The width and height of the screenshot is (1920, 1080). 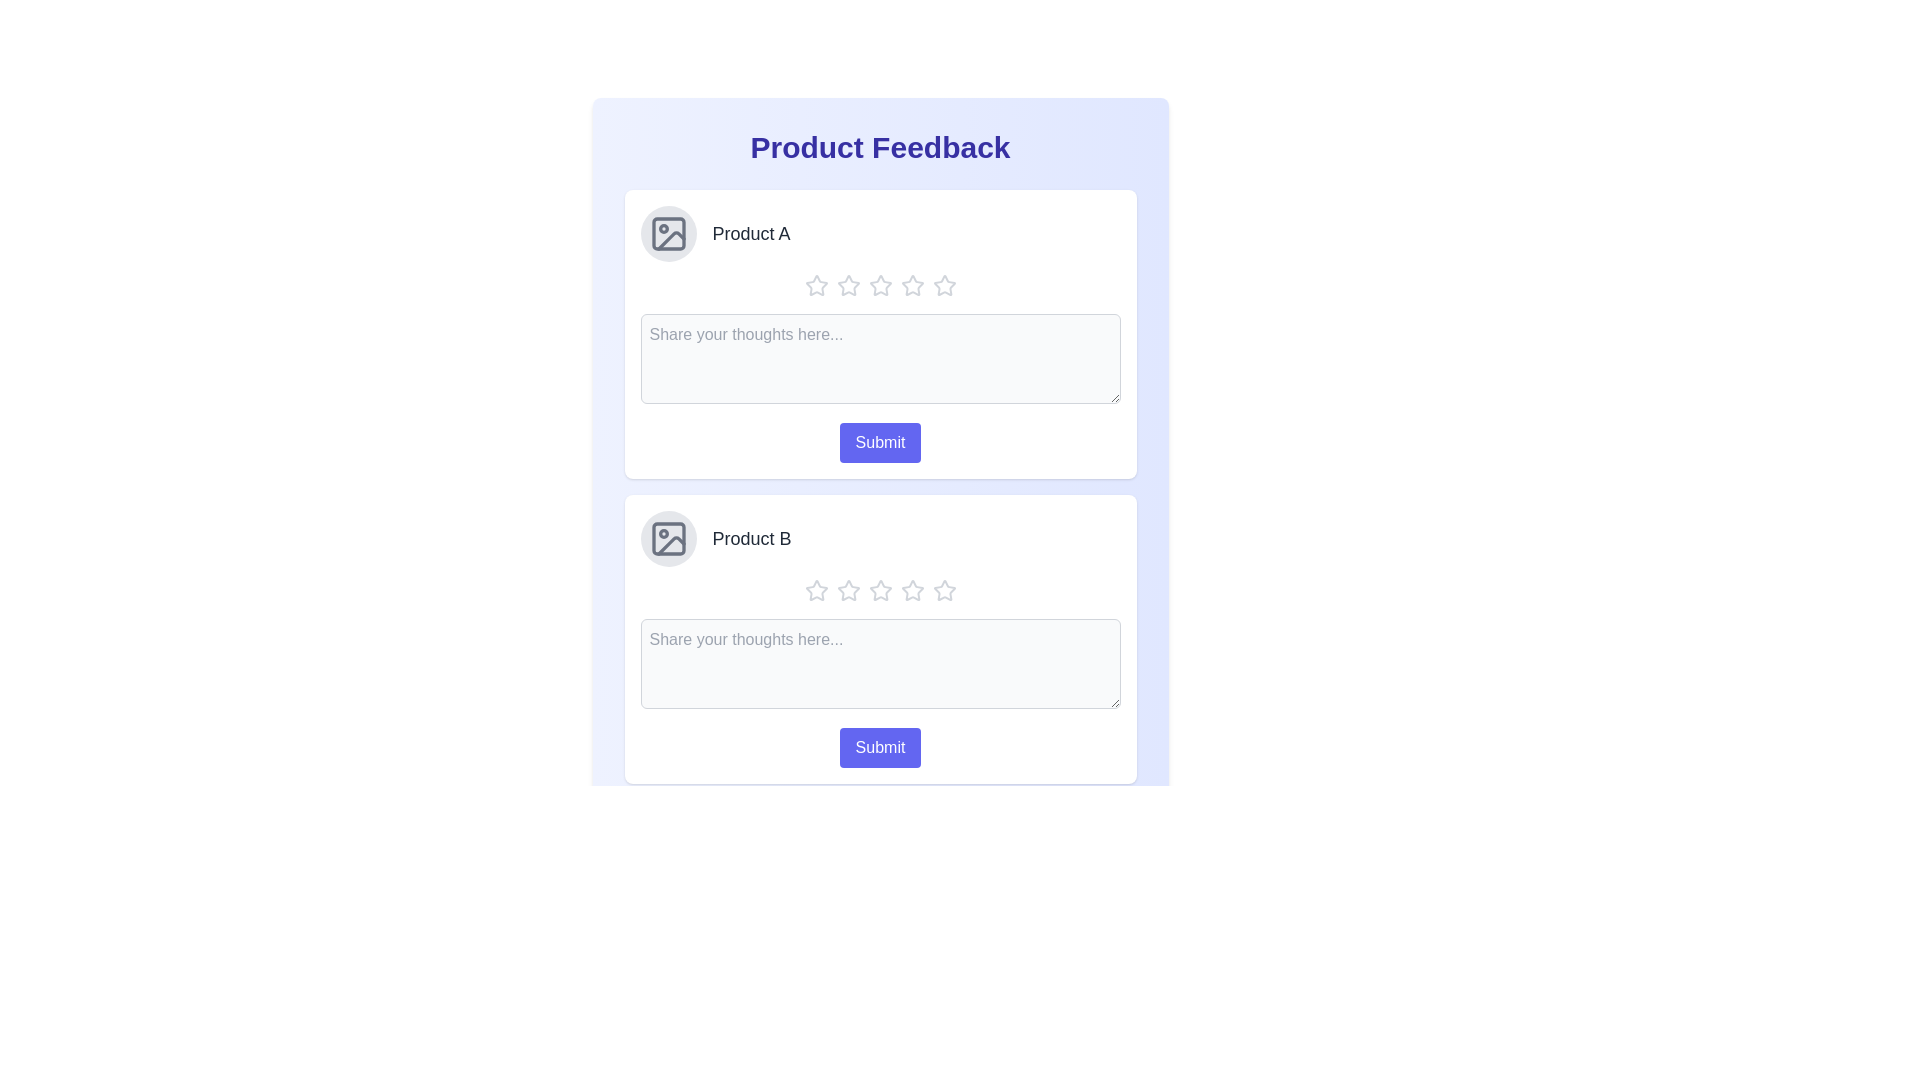 What do you see at coordinates (880, 442) in the screenshot?
I see `the 'Submit' button for the first product feedback form` at bounding box center [880, 442].